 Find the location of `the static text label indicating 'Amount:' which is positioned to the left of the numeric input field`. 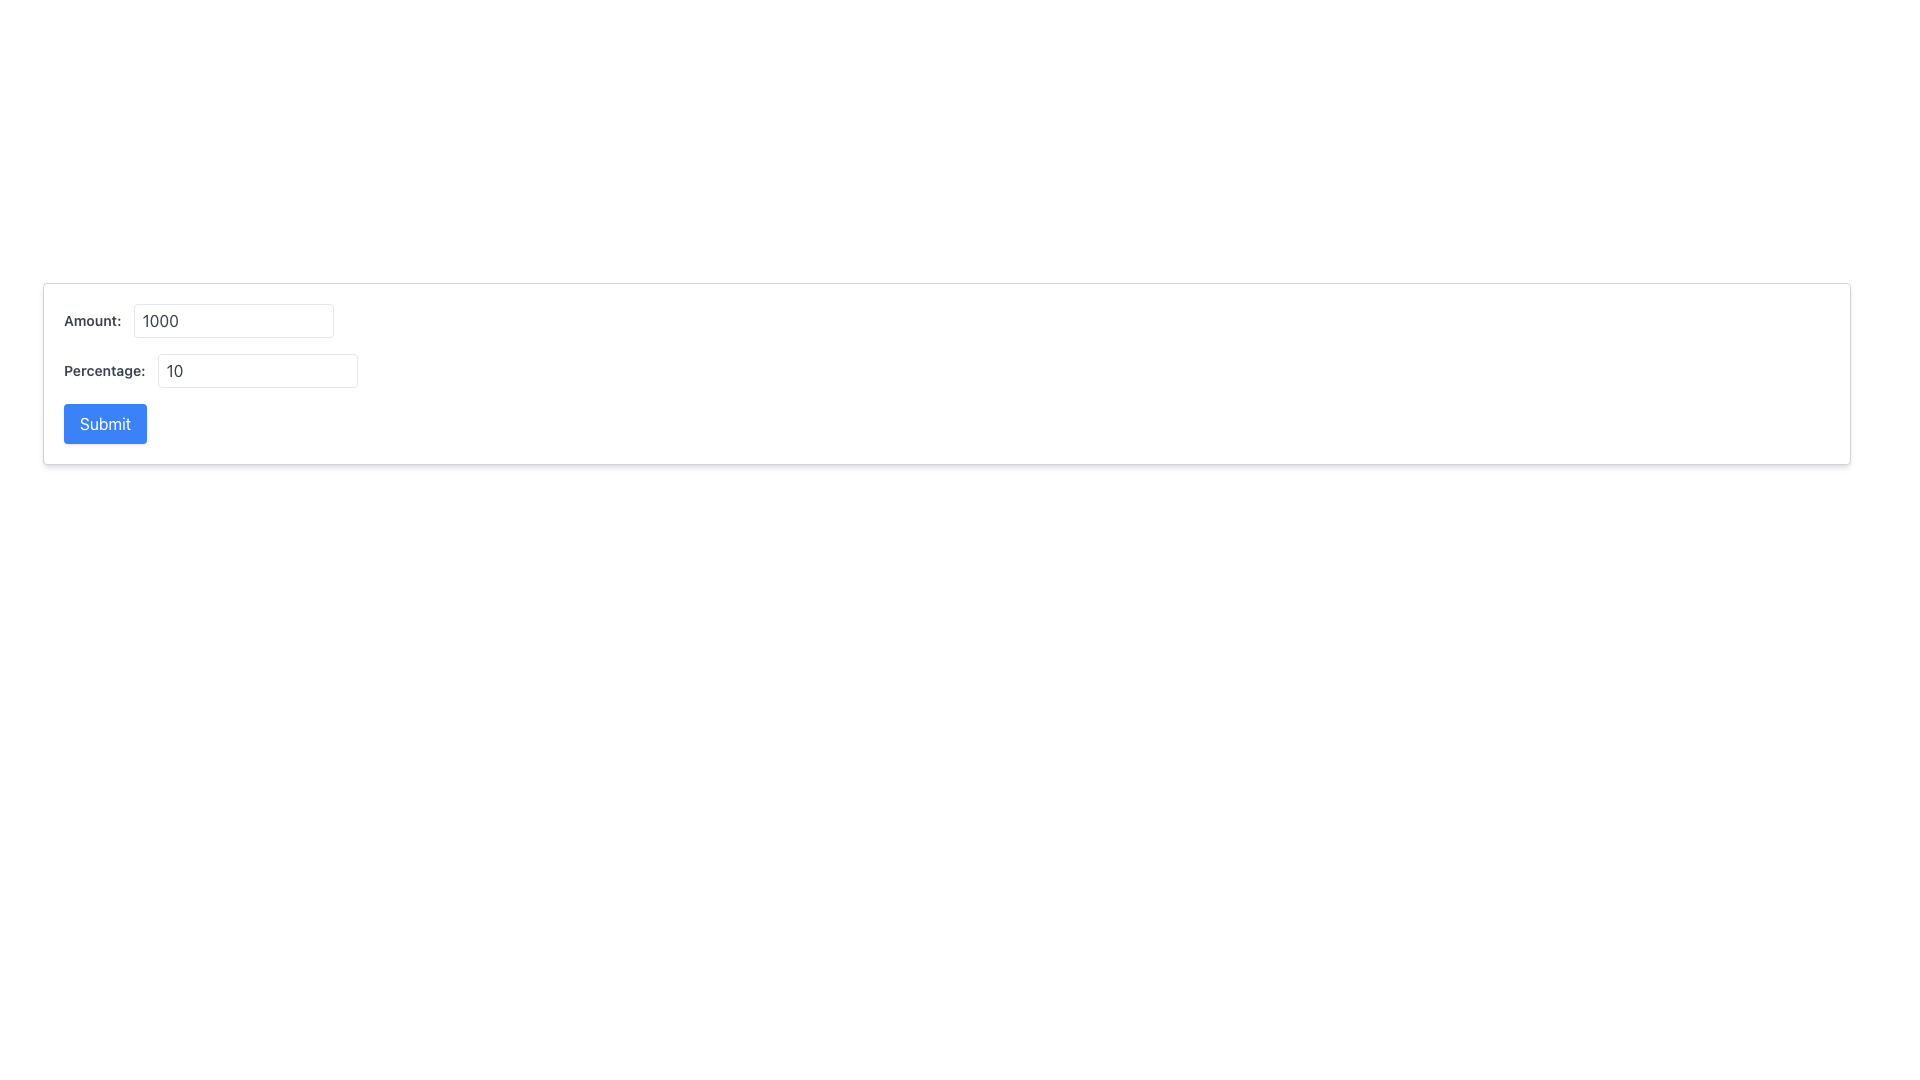

the static text label indicating 'Amount:' which is positioned to the left of the numeric input field is located at coordinates (91, 319).